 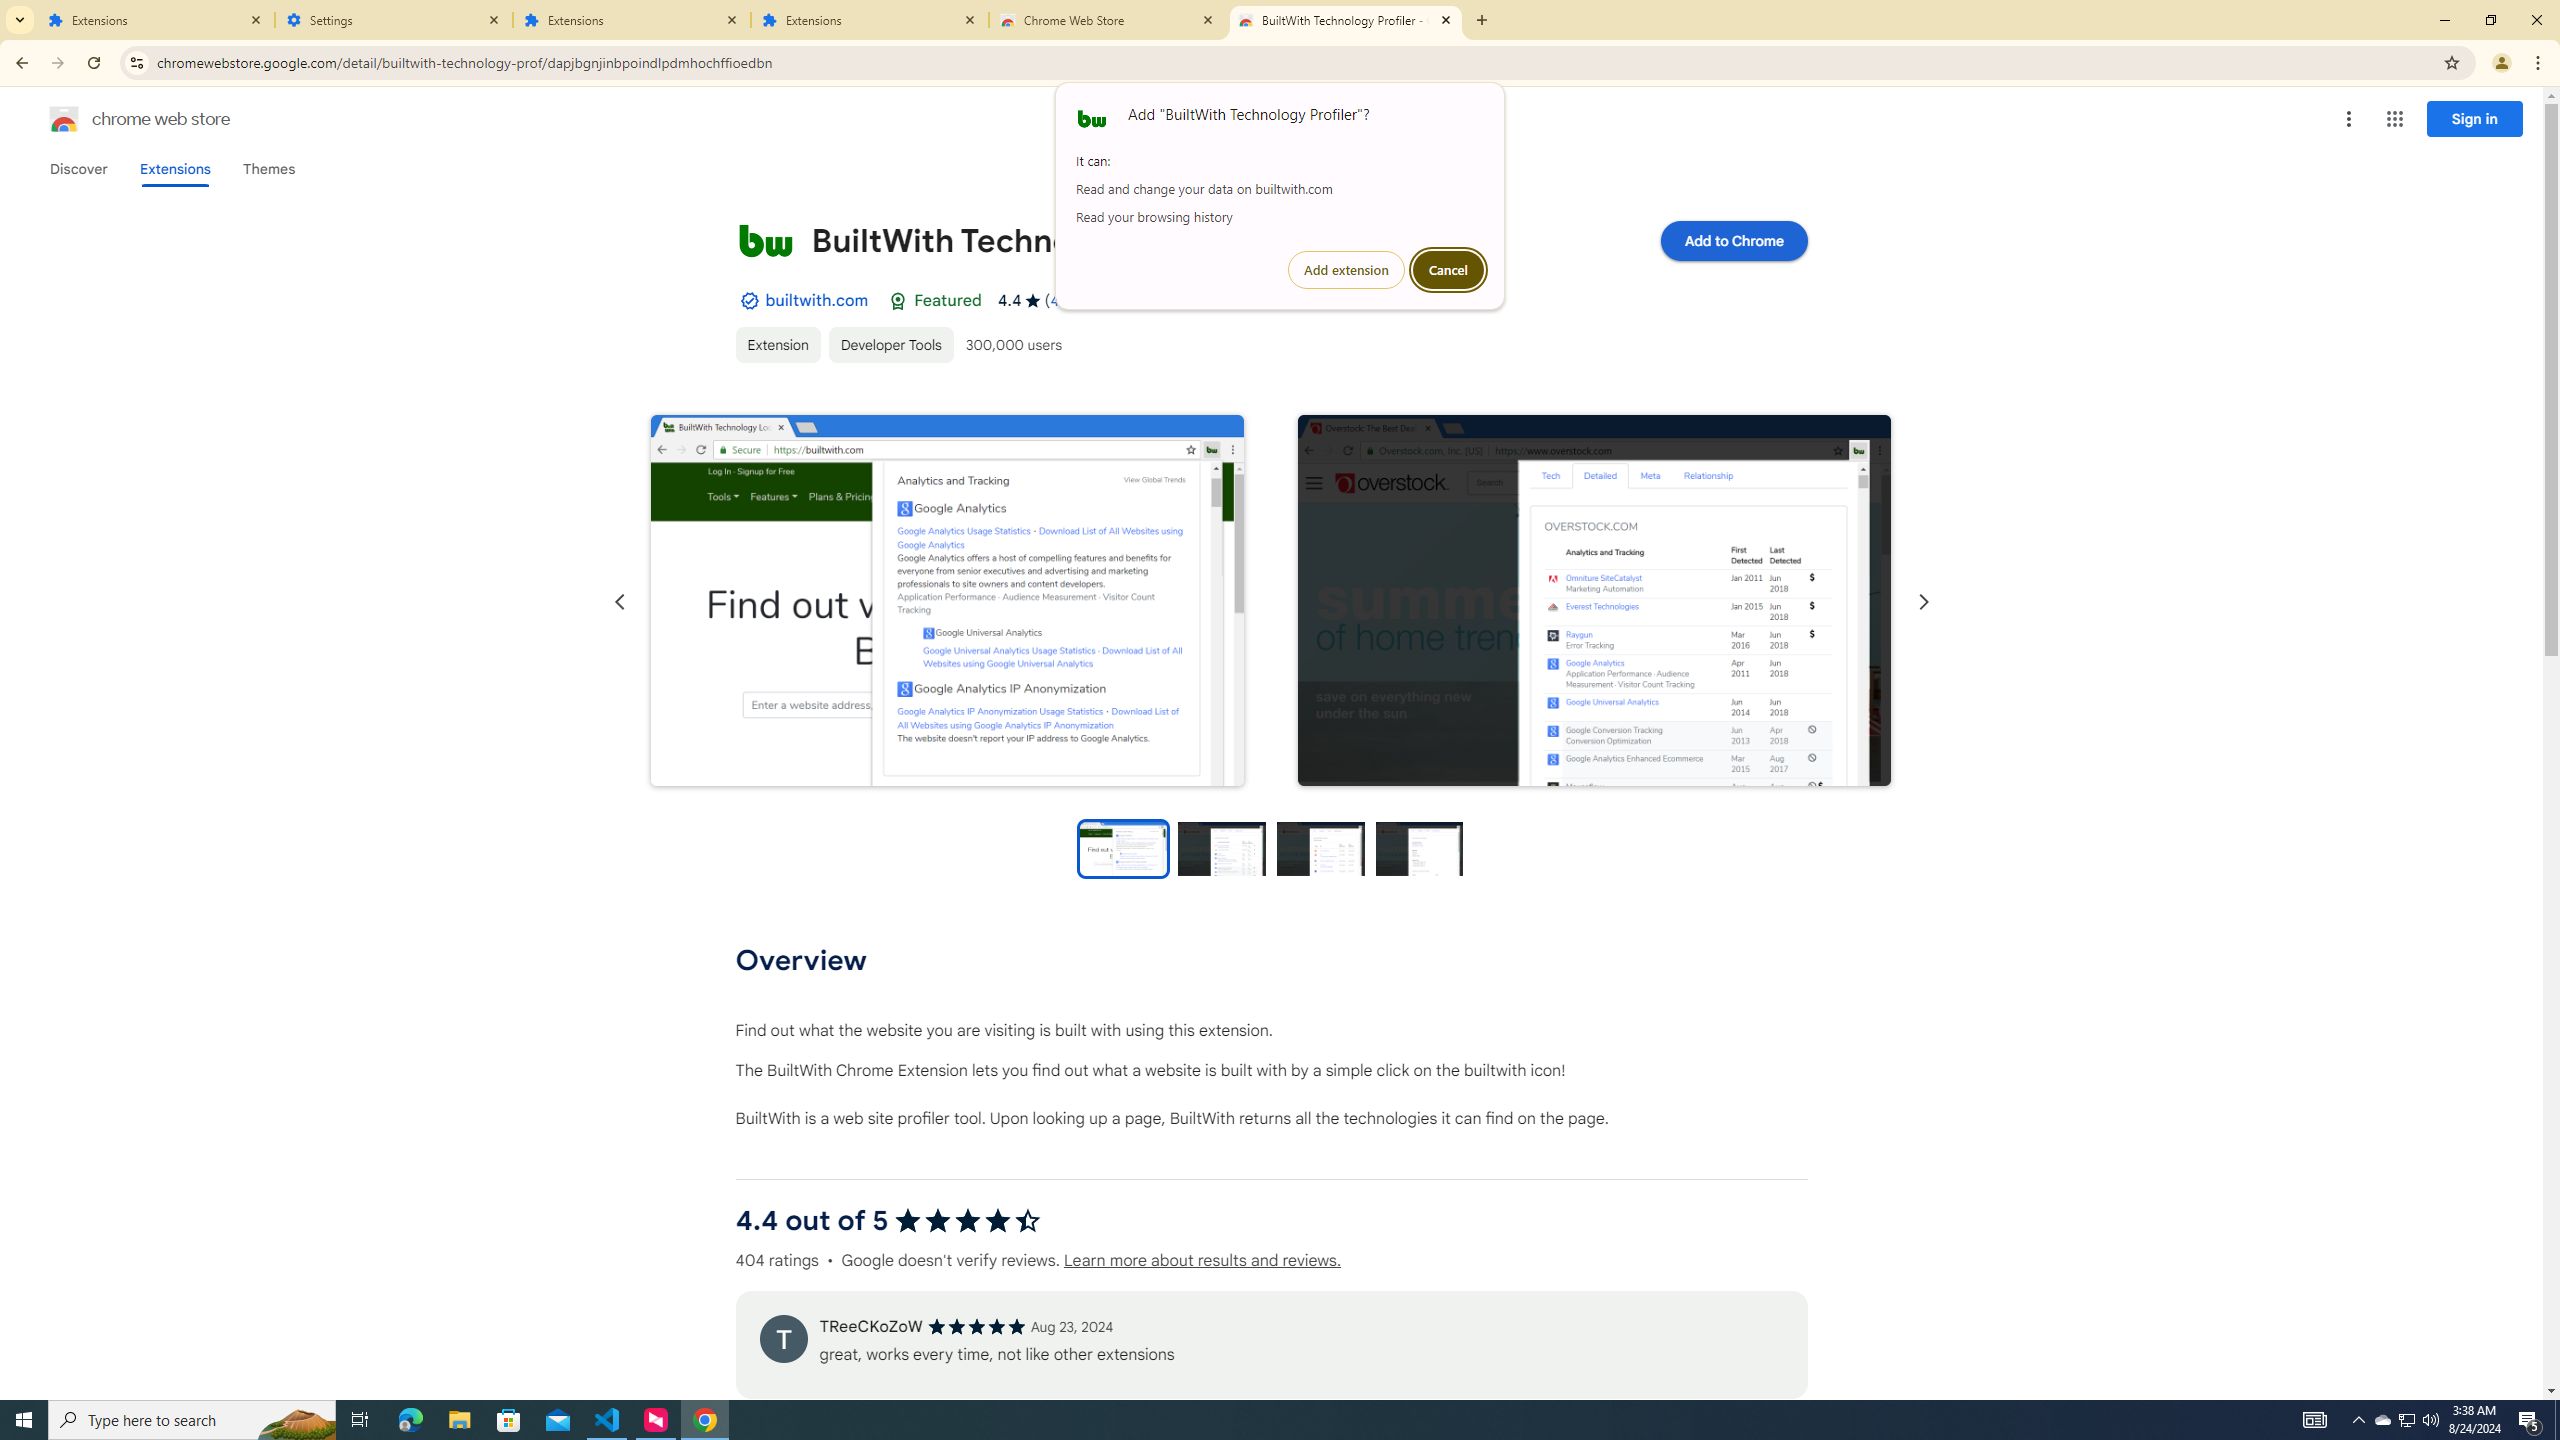 I want to click on 'Visual Studio Code - 1 running window', so click(x=607, y=1418).